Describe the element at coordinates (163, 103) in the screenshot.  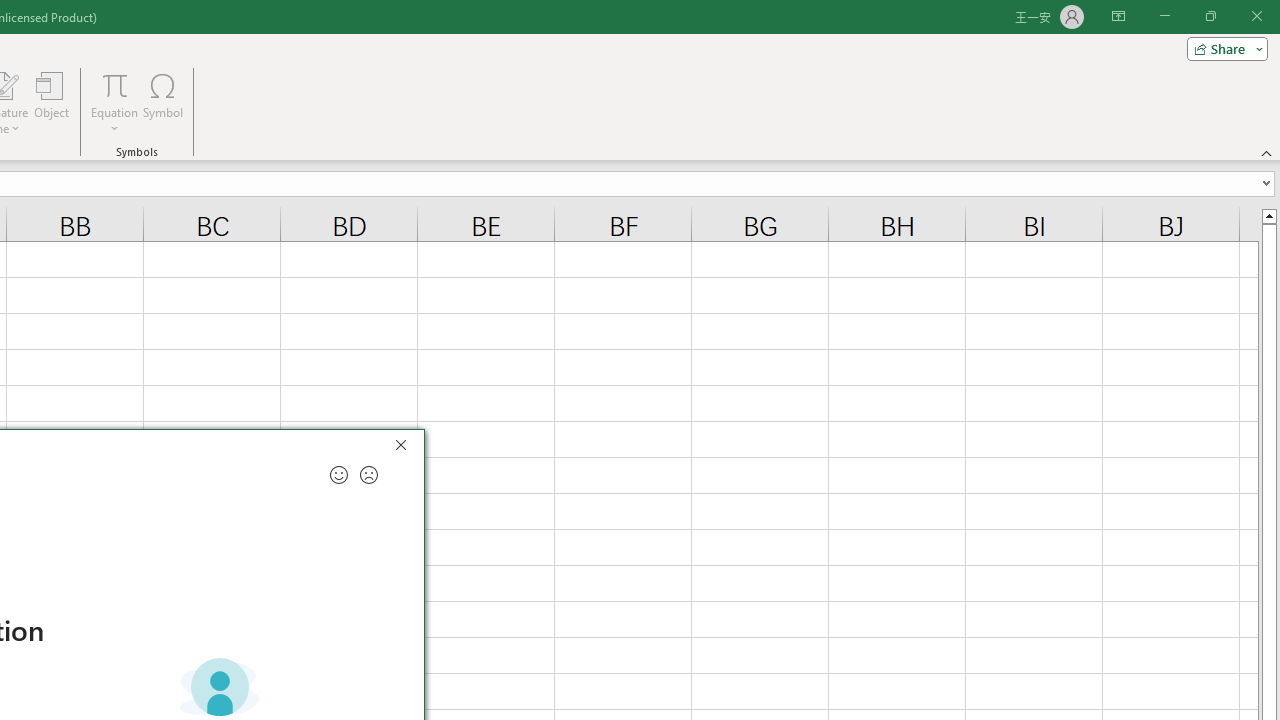
I see `'Symbol...'` at that location.